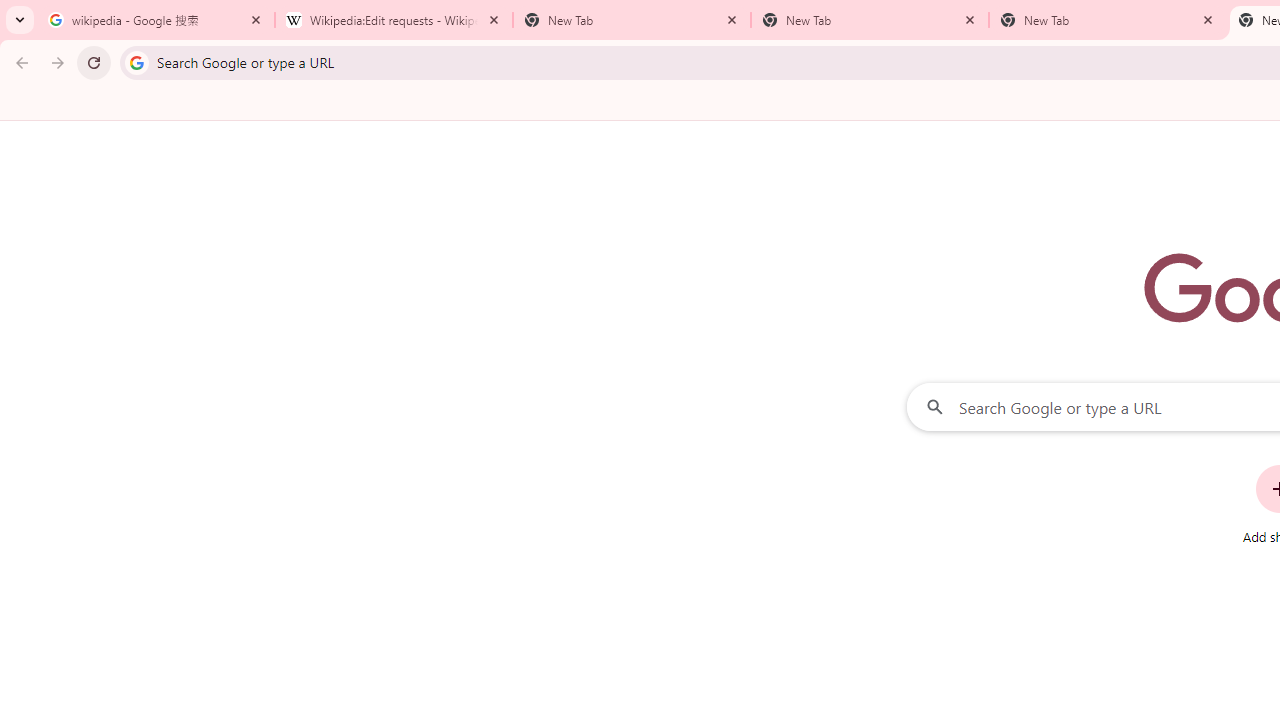  Describe the element at coordinates (1107, 20) in the screenshot. I see `'New Tab'` at that location.